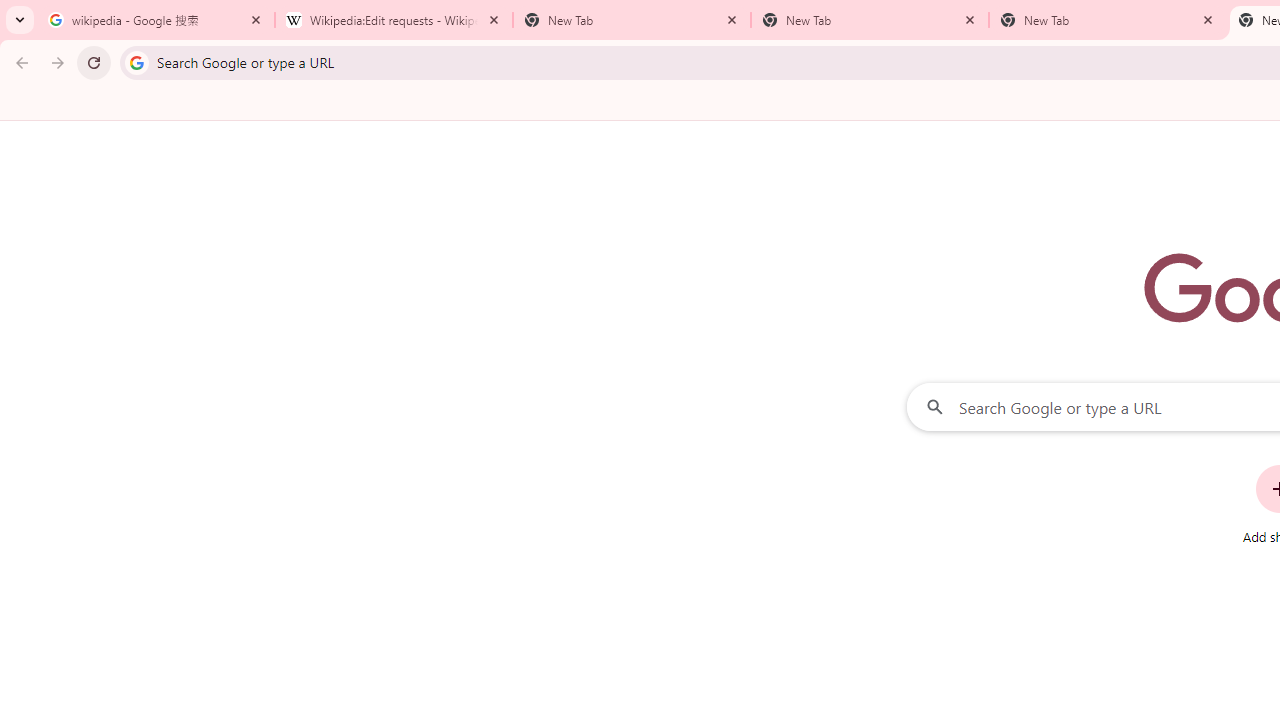  Describe the element at coordinates (1107, 20) in the screenshot. I see `'New Tab'` at that location.